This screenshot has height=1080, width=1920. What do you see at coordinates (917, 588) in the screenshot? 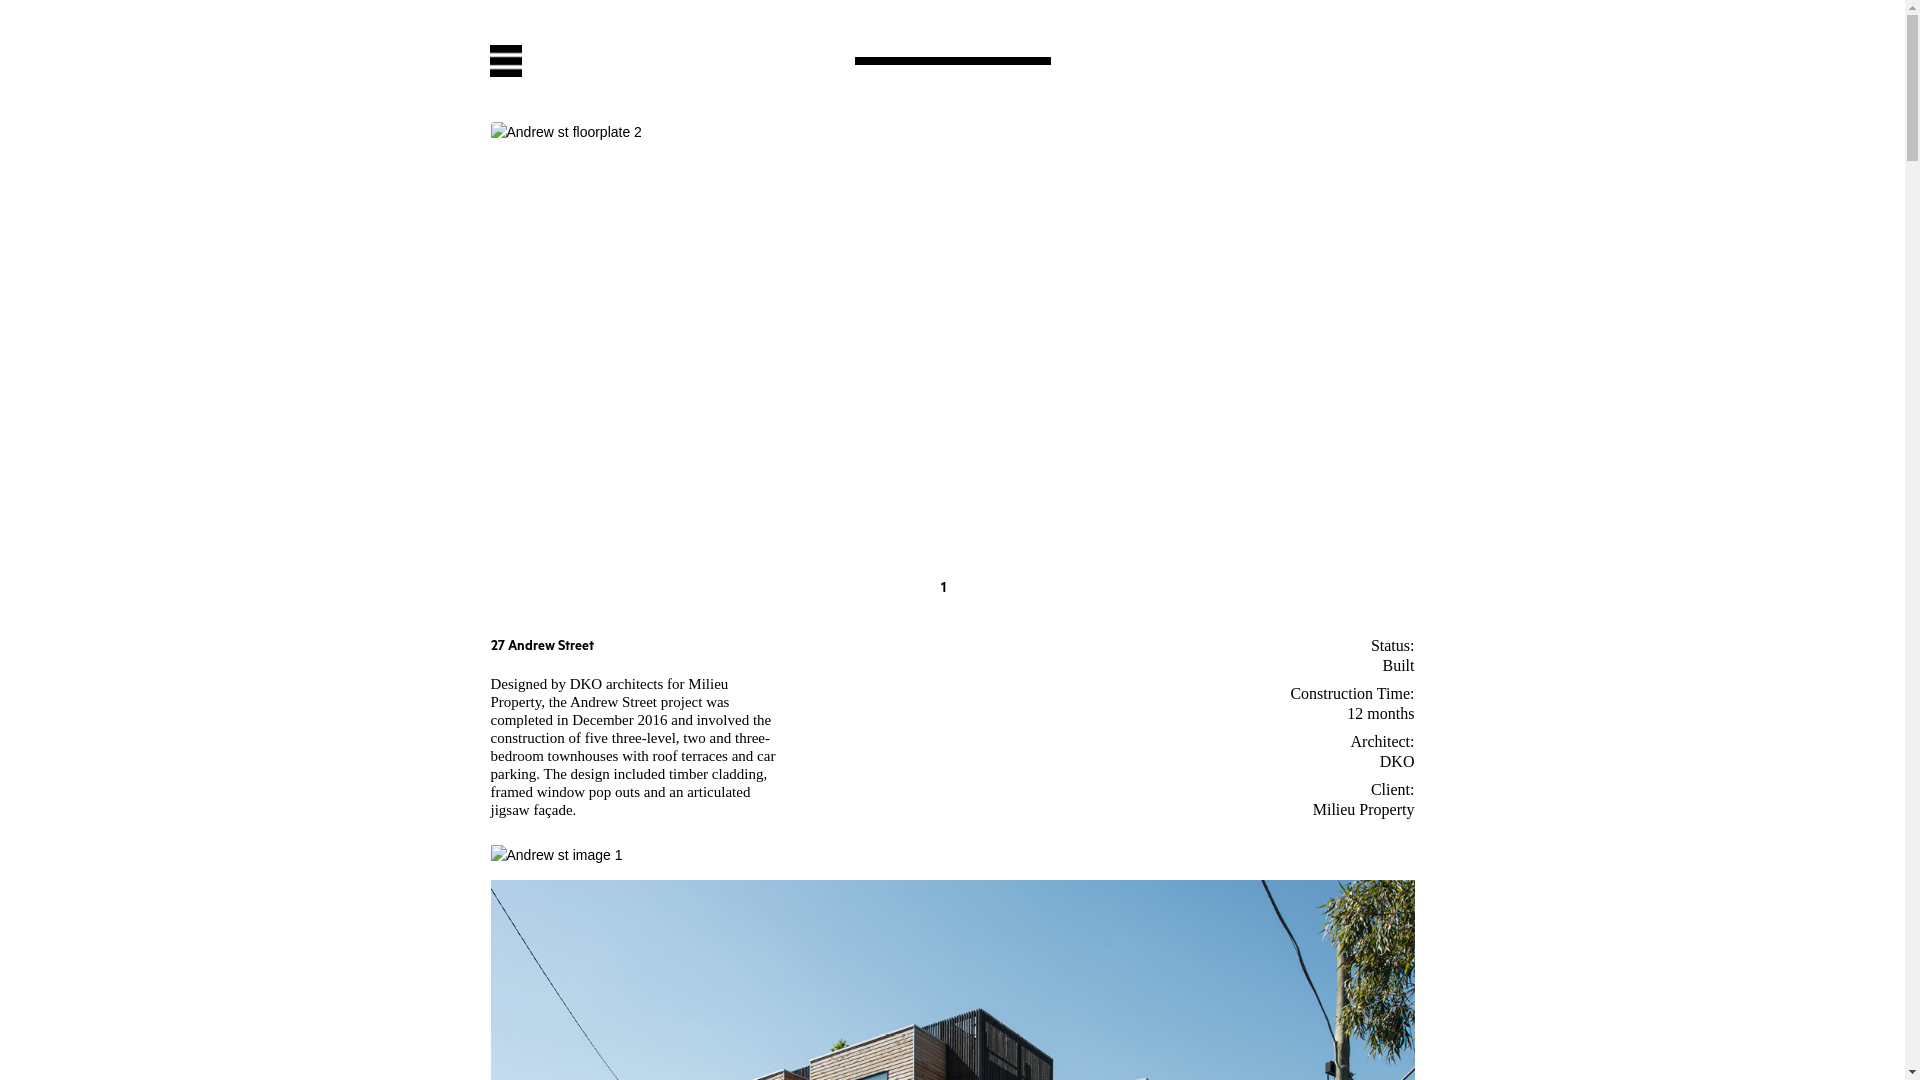
I see `'G'` at bounding box center [917, 588].